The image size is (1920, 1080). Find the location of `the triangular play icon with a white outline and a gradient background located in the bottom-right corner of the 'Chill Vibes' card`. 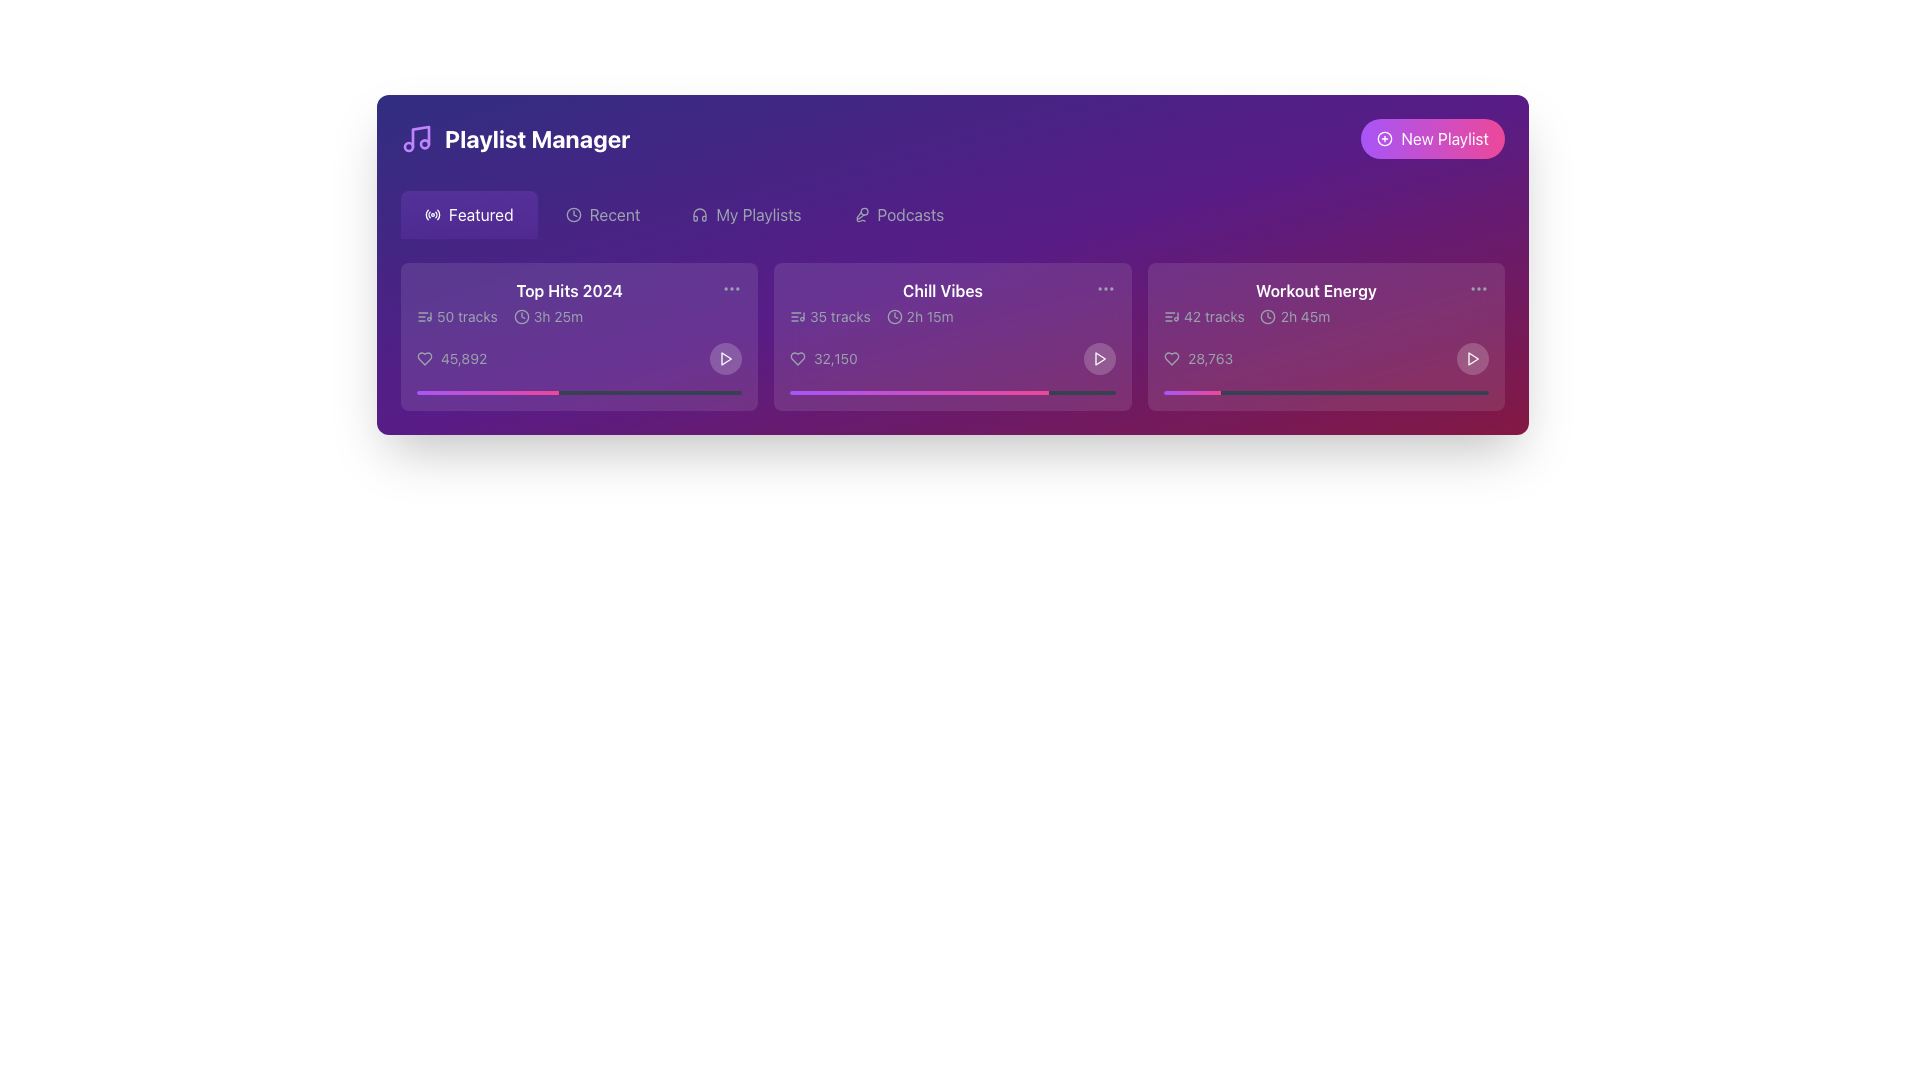

the triangular play icon with a white outline and a gradient background located in the bottom-right corner of the 'Chill Vibes' card is located at coordinates (1098, 357).